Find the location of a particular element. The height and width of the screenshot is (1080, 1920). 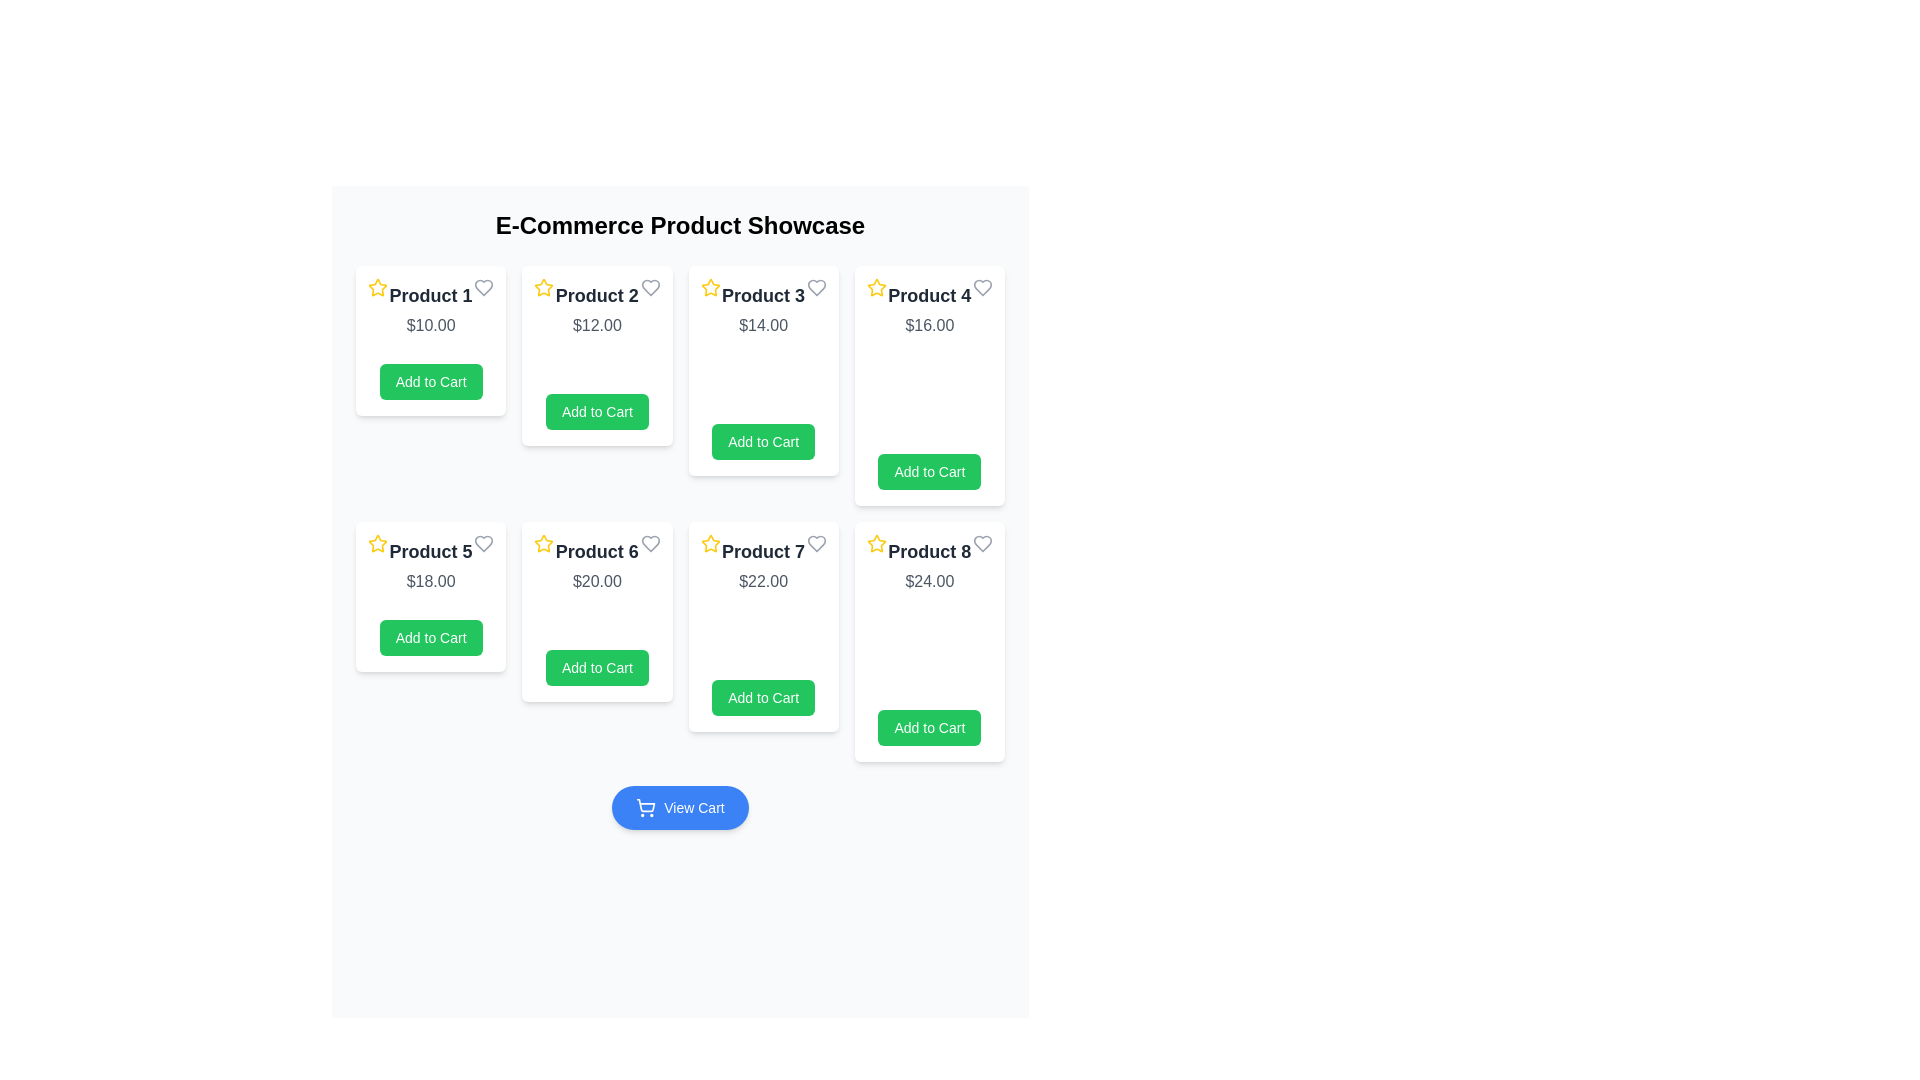

the price label for 'Product 7', which is located on the card in the bottom row of the products grid, directly below the title 'Product 7' is located at coordinates (762, 582).